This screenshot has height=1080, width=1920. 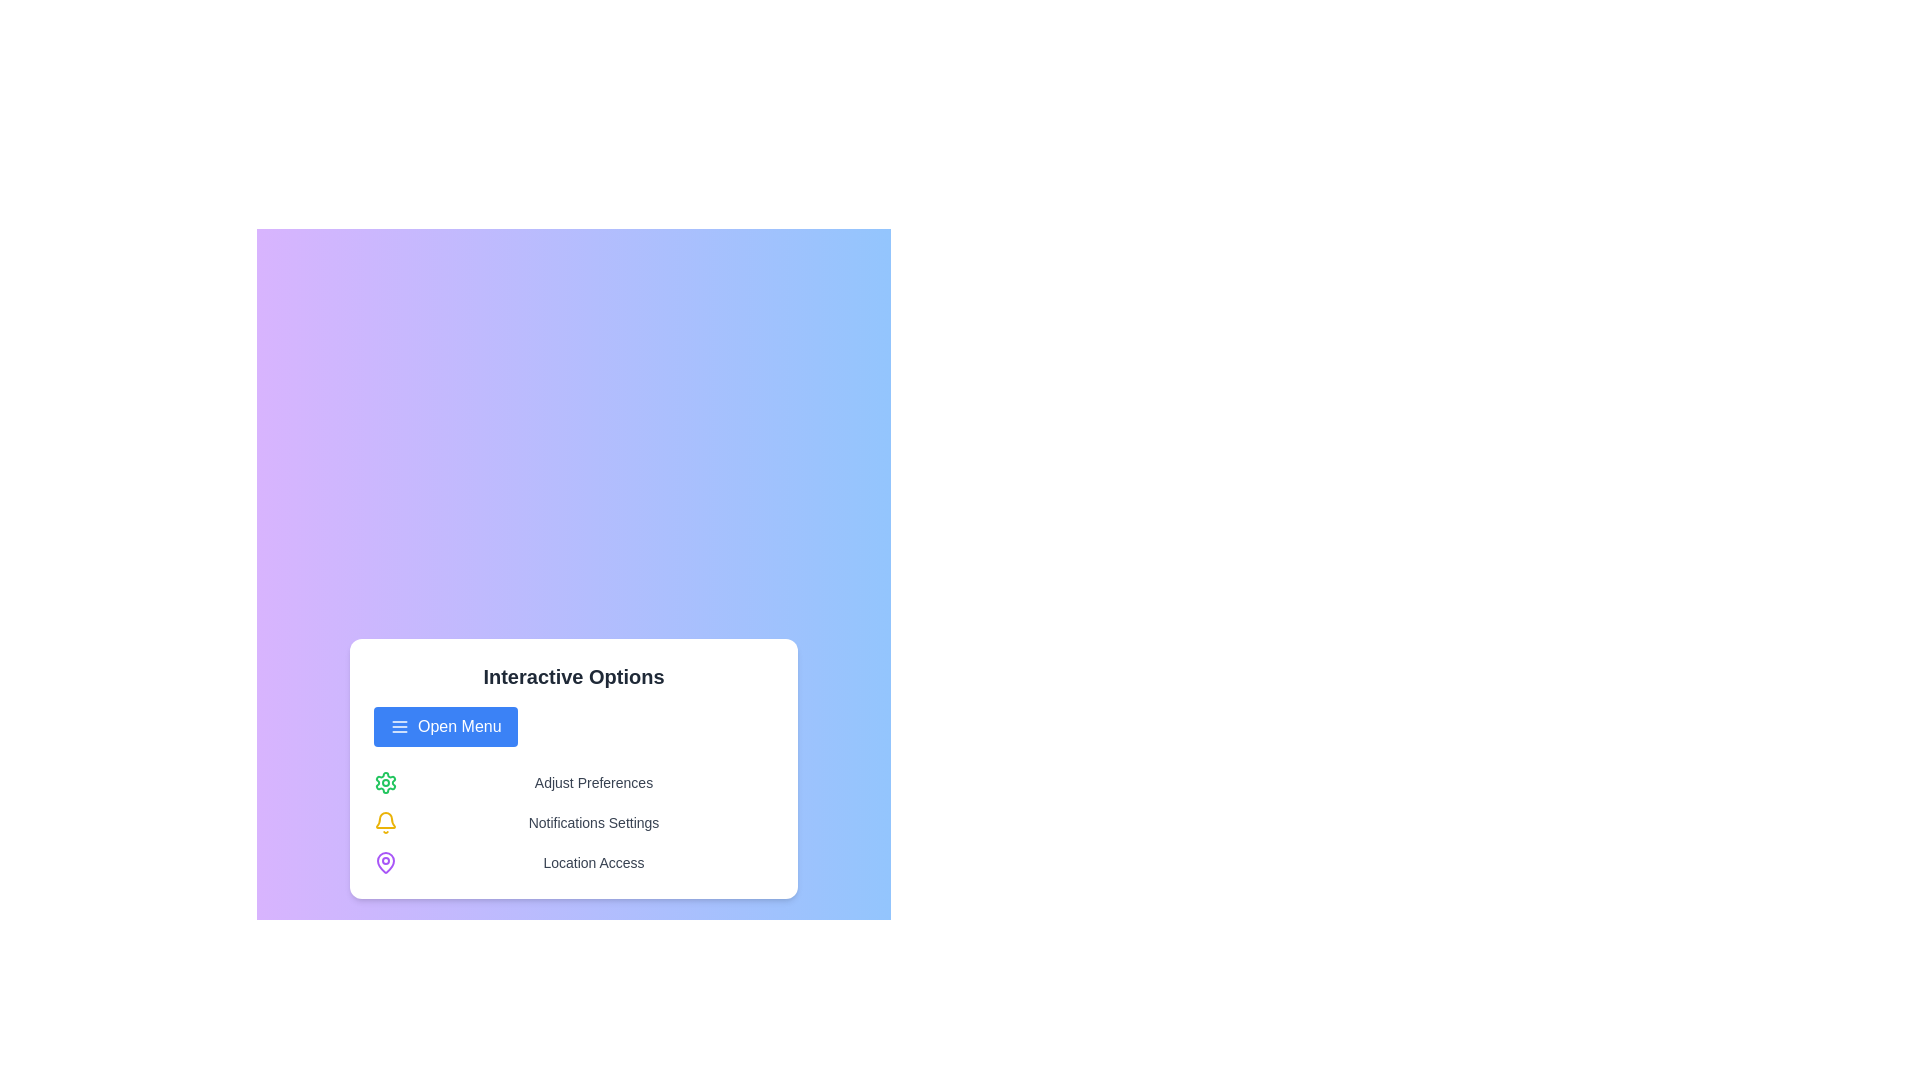 I want to click on the map pin-shaped icon with a purple outline, which is the third item in the vertical list of icons beside the 'Location Access' label, so click(x=385, y=862).